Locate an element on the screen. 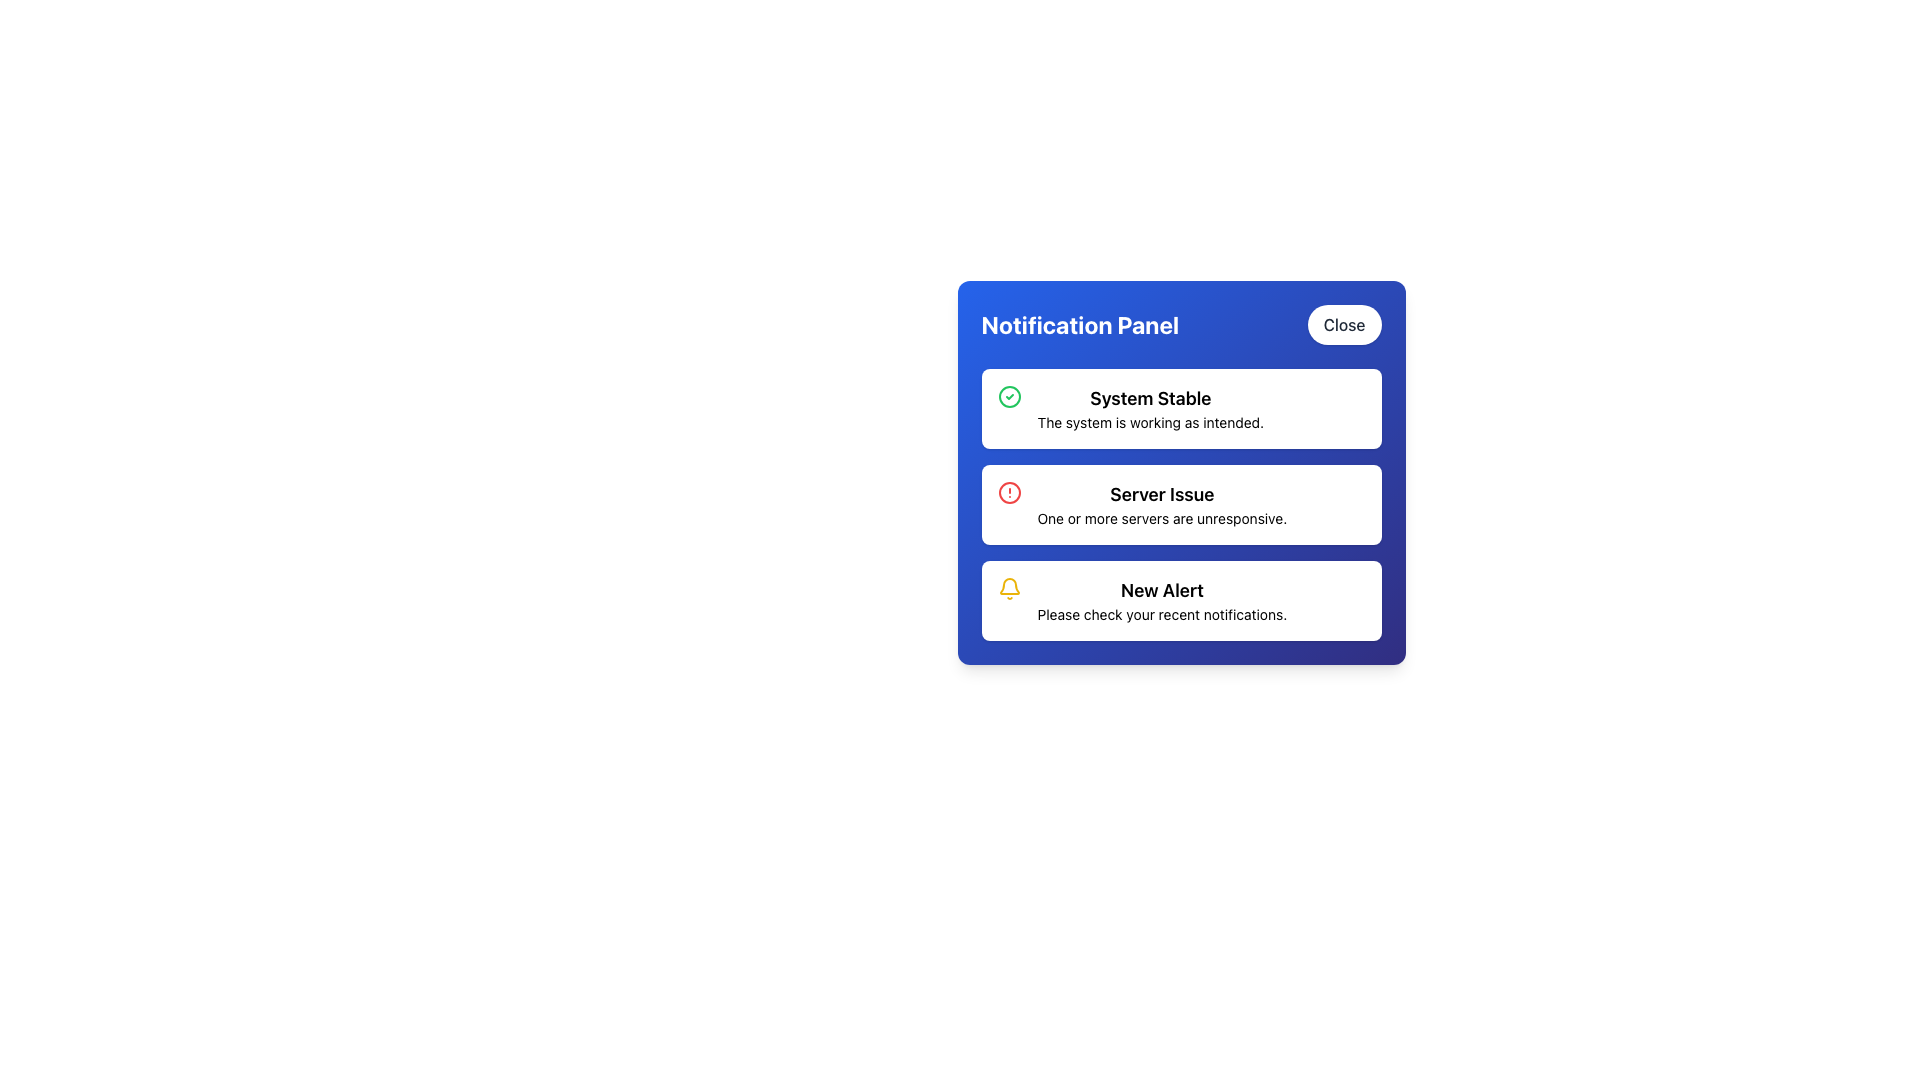 Image resolution: width=1920 pixels, height=1080 pixels. the SVG Circle that serves as an indicator for the 'Server Issue' notification in the Notification Panel is located at coordinates (1009, 493).